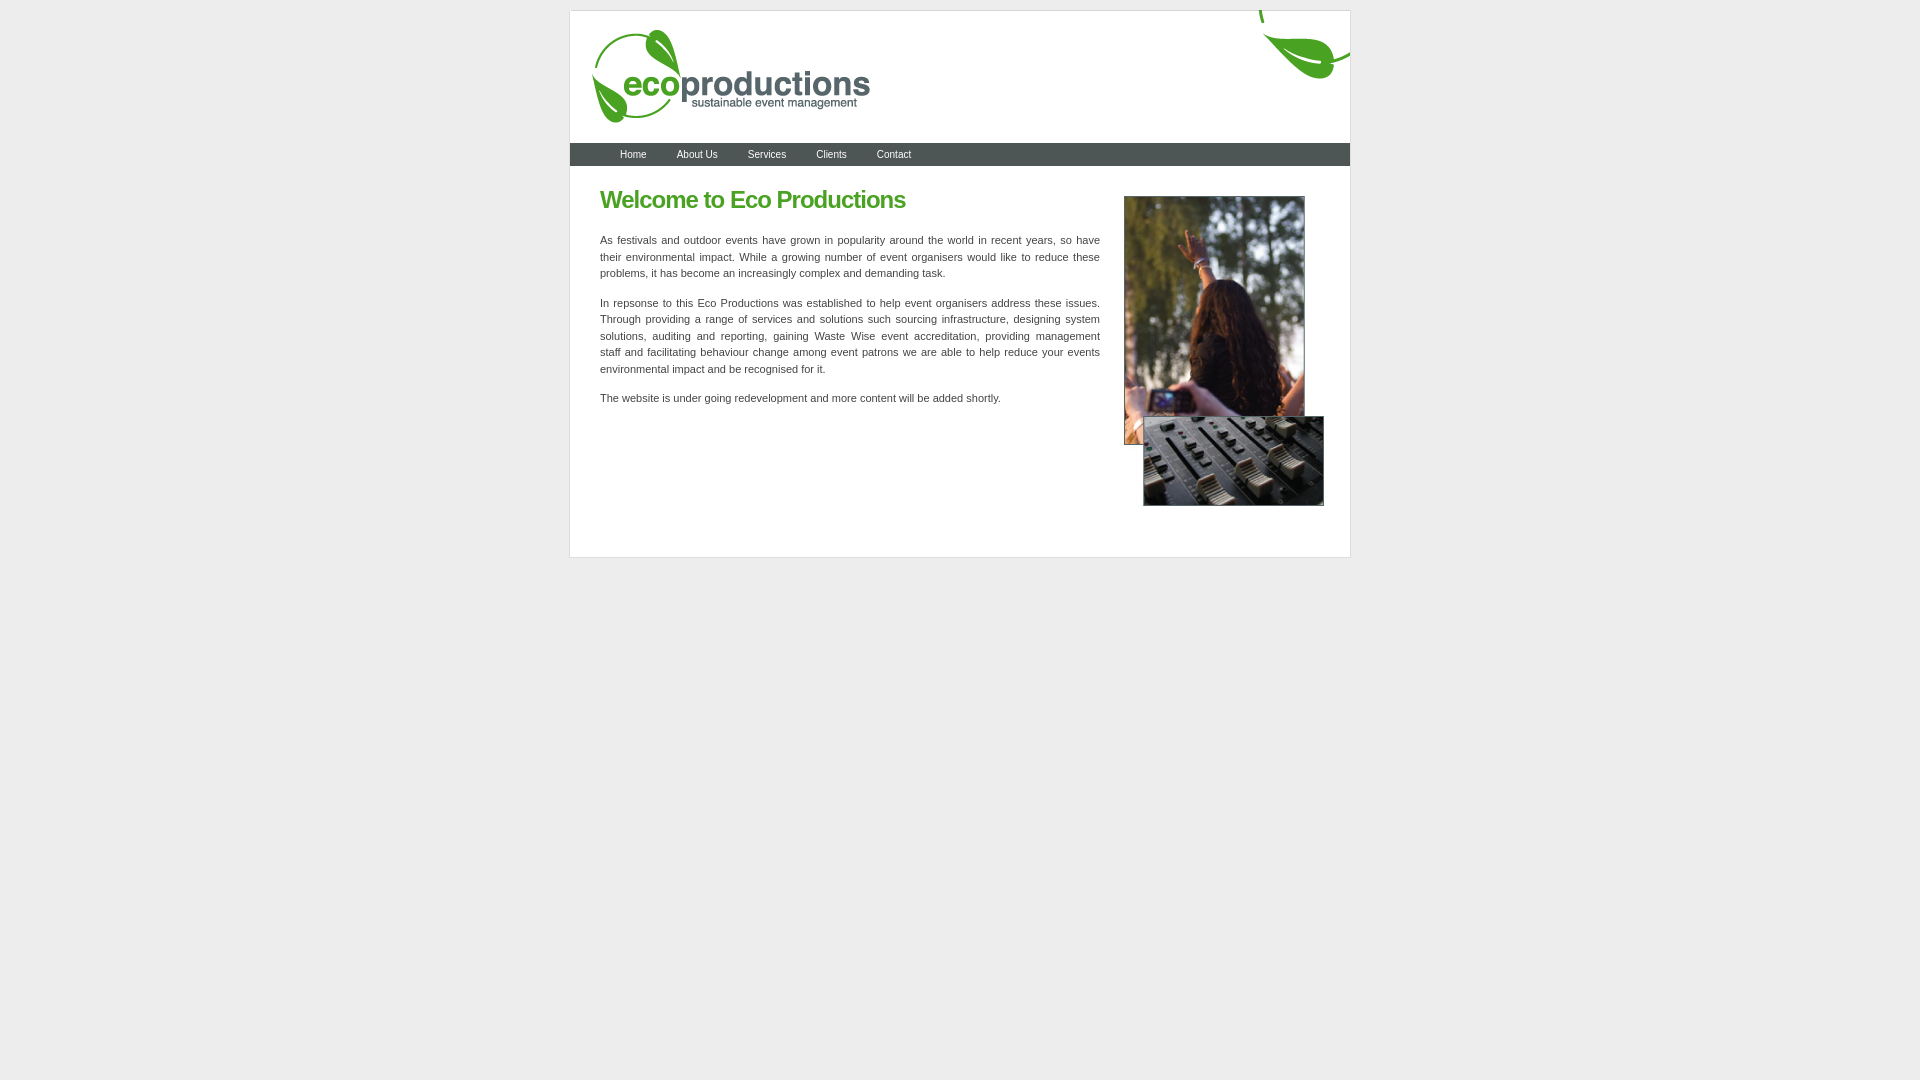 This screenshot has width=1920, height=1080. Describe the element at coordinates (632, 153) in the screenshot. I see `'Home'` at that location.